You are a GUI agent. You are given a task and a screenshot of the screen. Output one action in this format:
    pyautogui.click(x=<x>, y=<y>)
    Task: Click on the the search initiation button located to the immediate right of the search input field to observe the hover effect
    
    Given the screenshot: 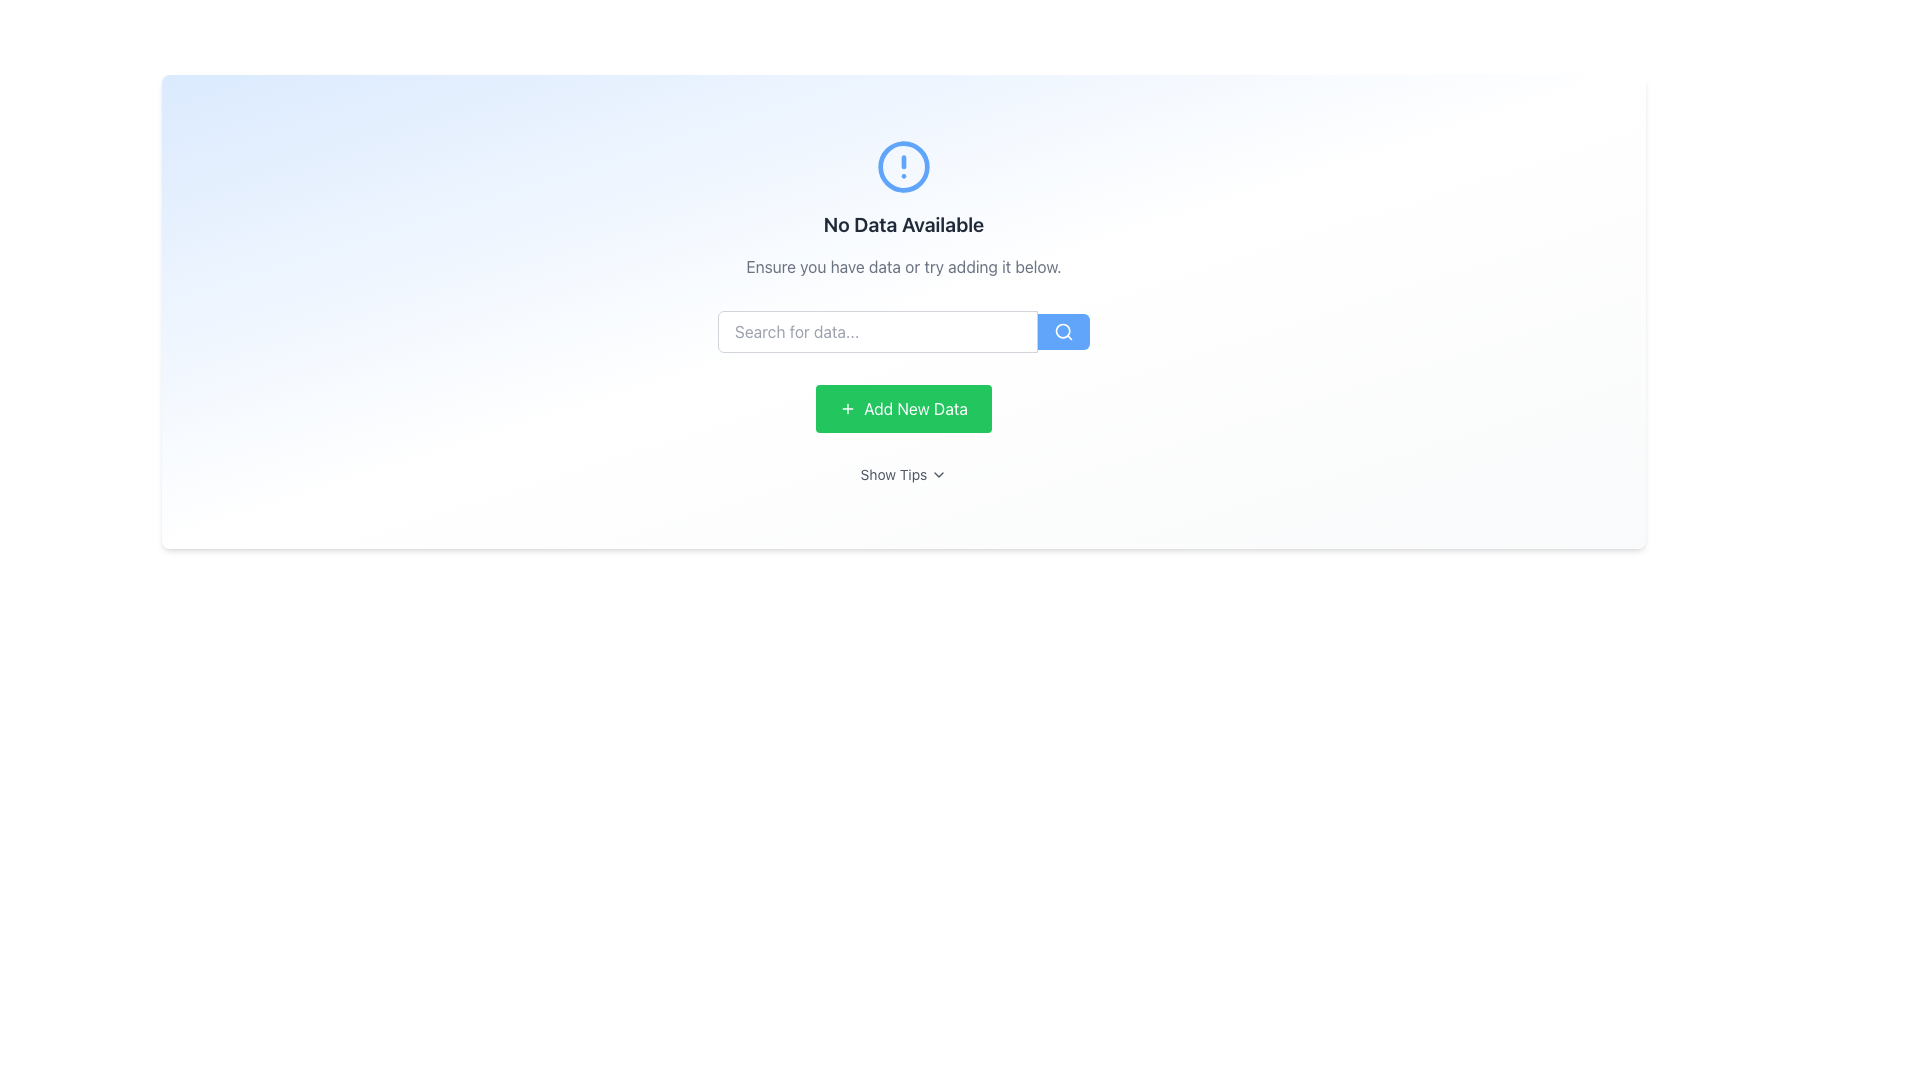 What is the action you would take?
    pyautogui.click(x=1063, y=330)
    